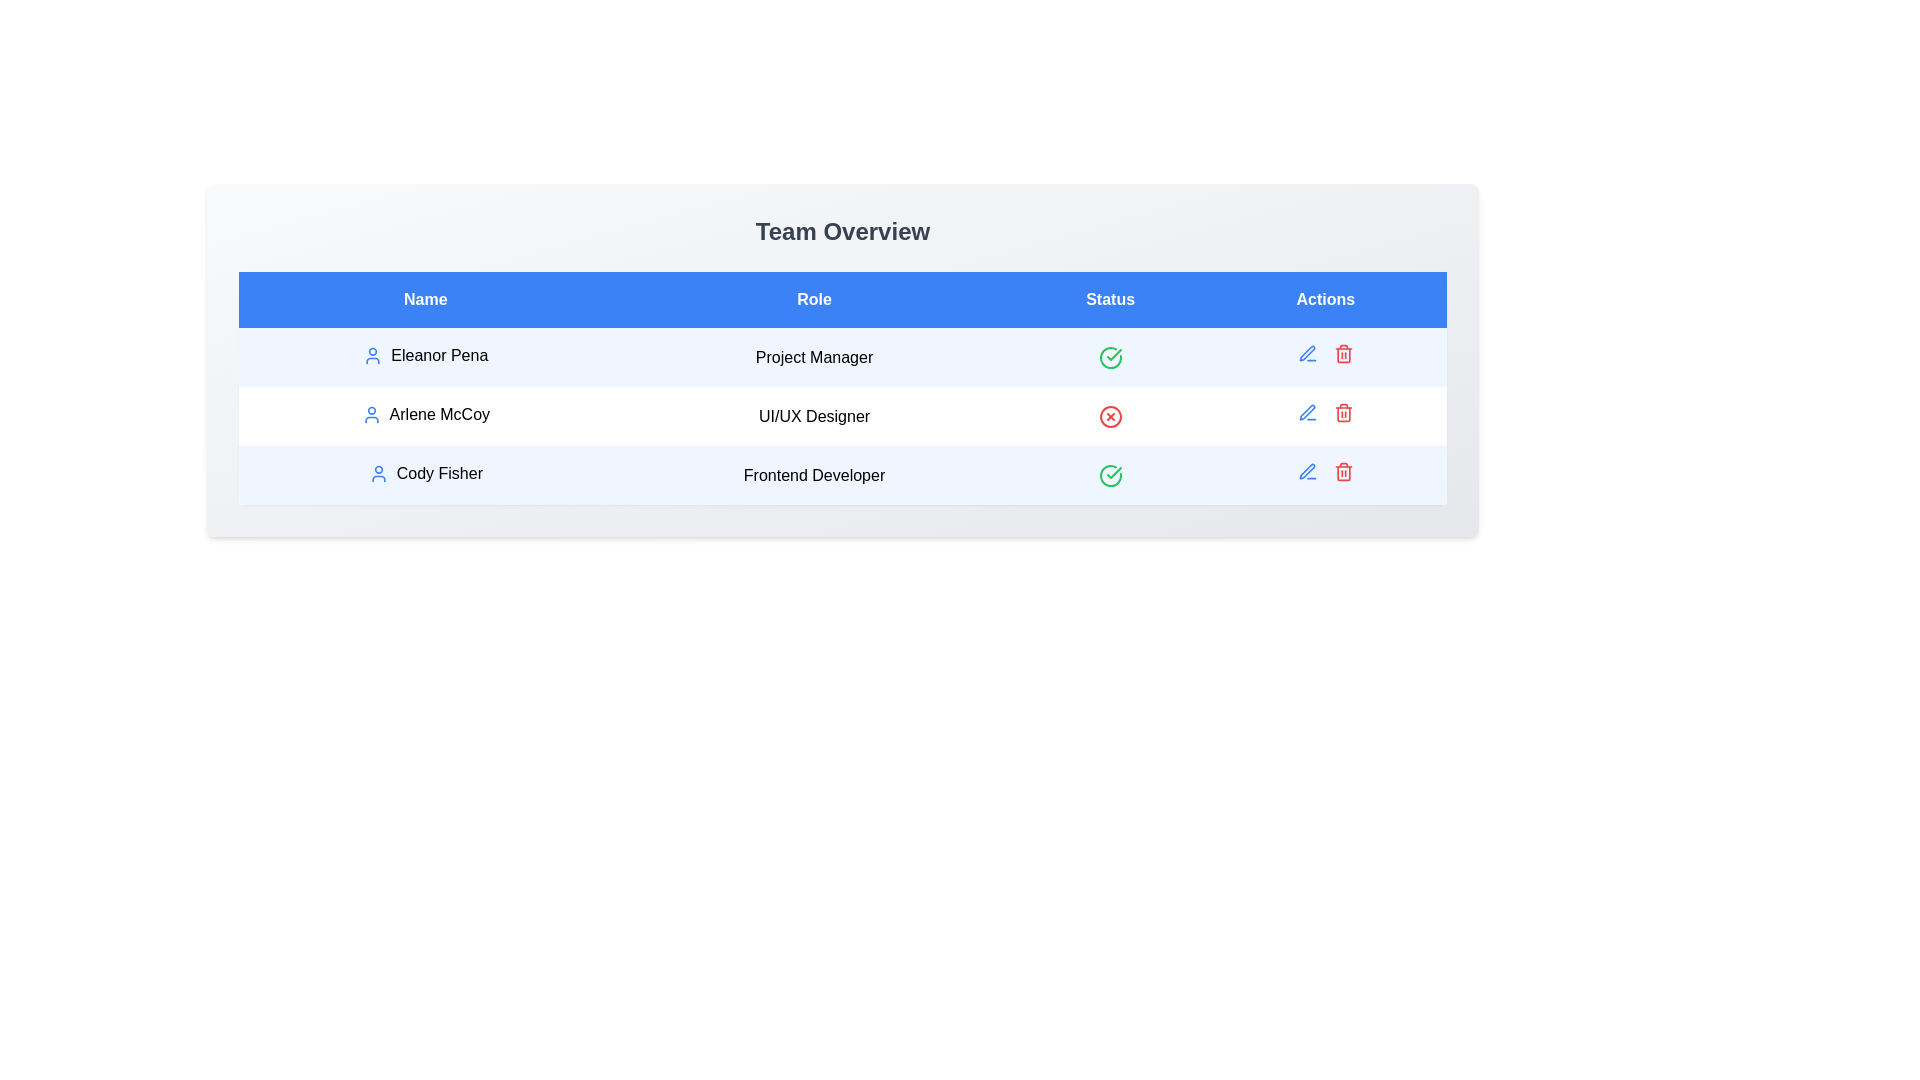 The height and width of the screenshot is (1080, 1920). Describe the element at coordinates (424, 354) in the screenshot. I see `the text display element showing 'Eleanor Pena' with the blue user icon, located in the first row of the 'Name' column` at that location.